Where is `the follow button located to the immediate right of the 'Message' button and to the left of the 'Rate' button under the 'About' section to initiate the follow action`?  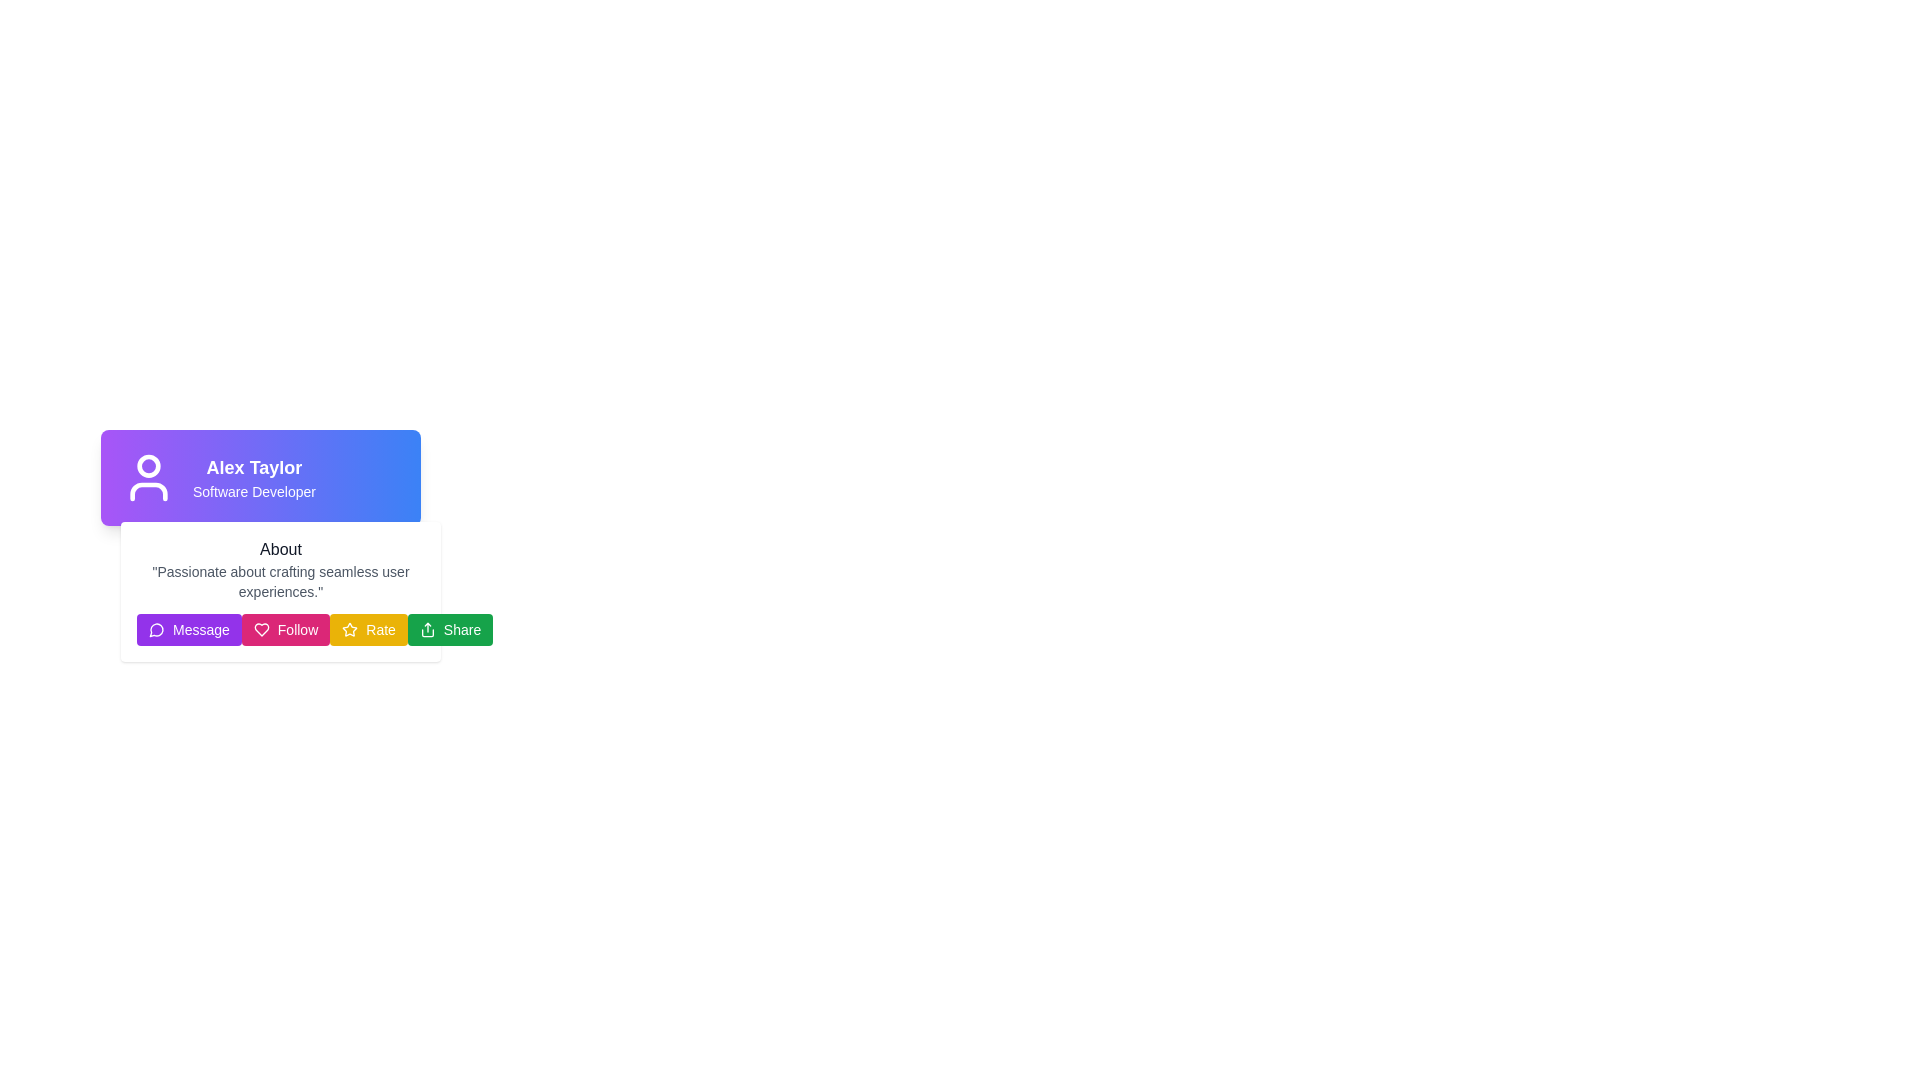
the follow button located to the immediate right of the 'Message' button and to the left of the 'Rate' button under the 'About' section to initiate the follow action is located at coordinates (280, 628).